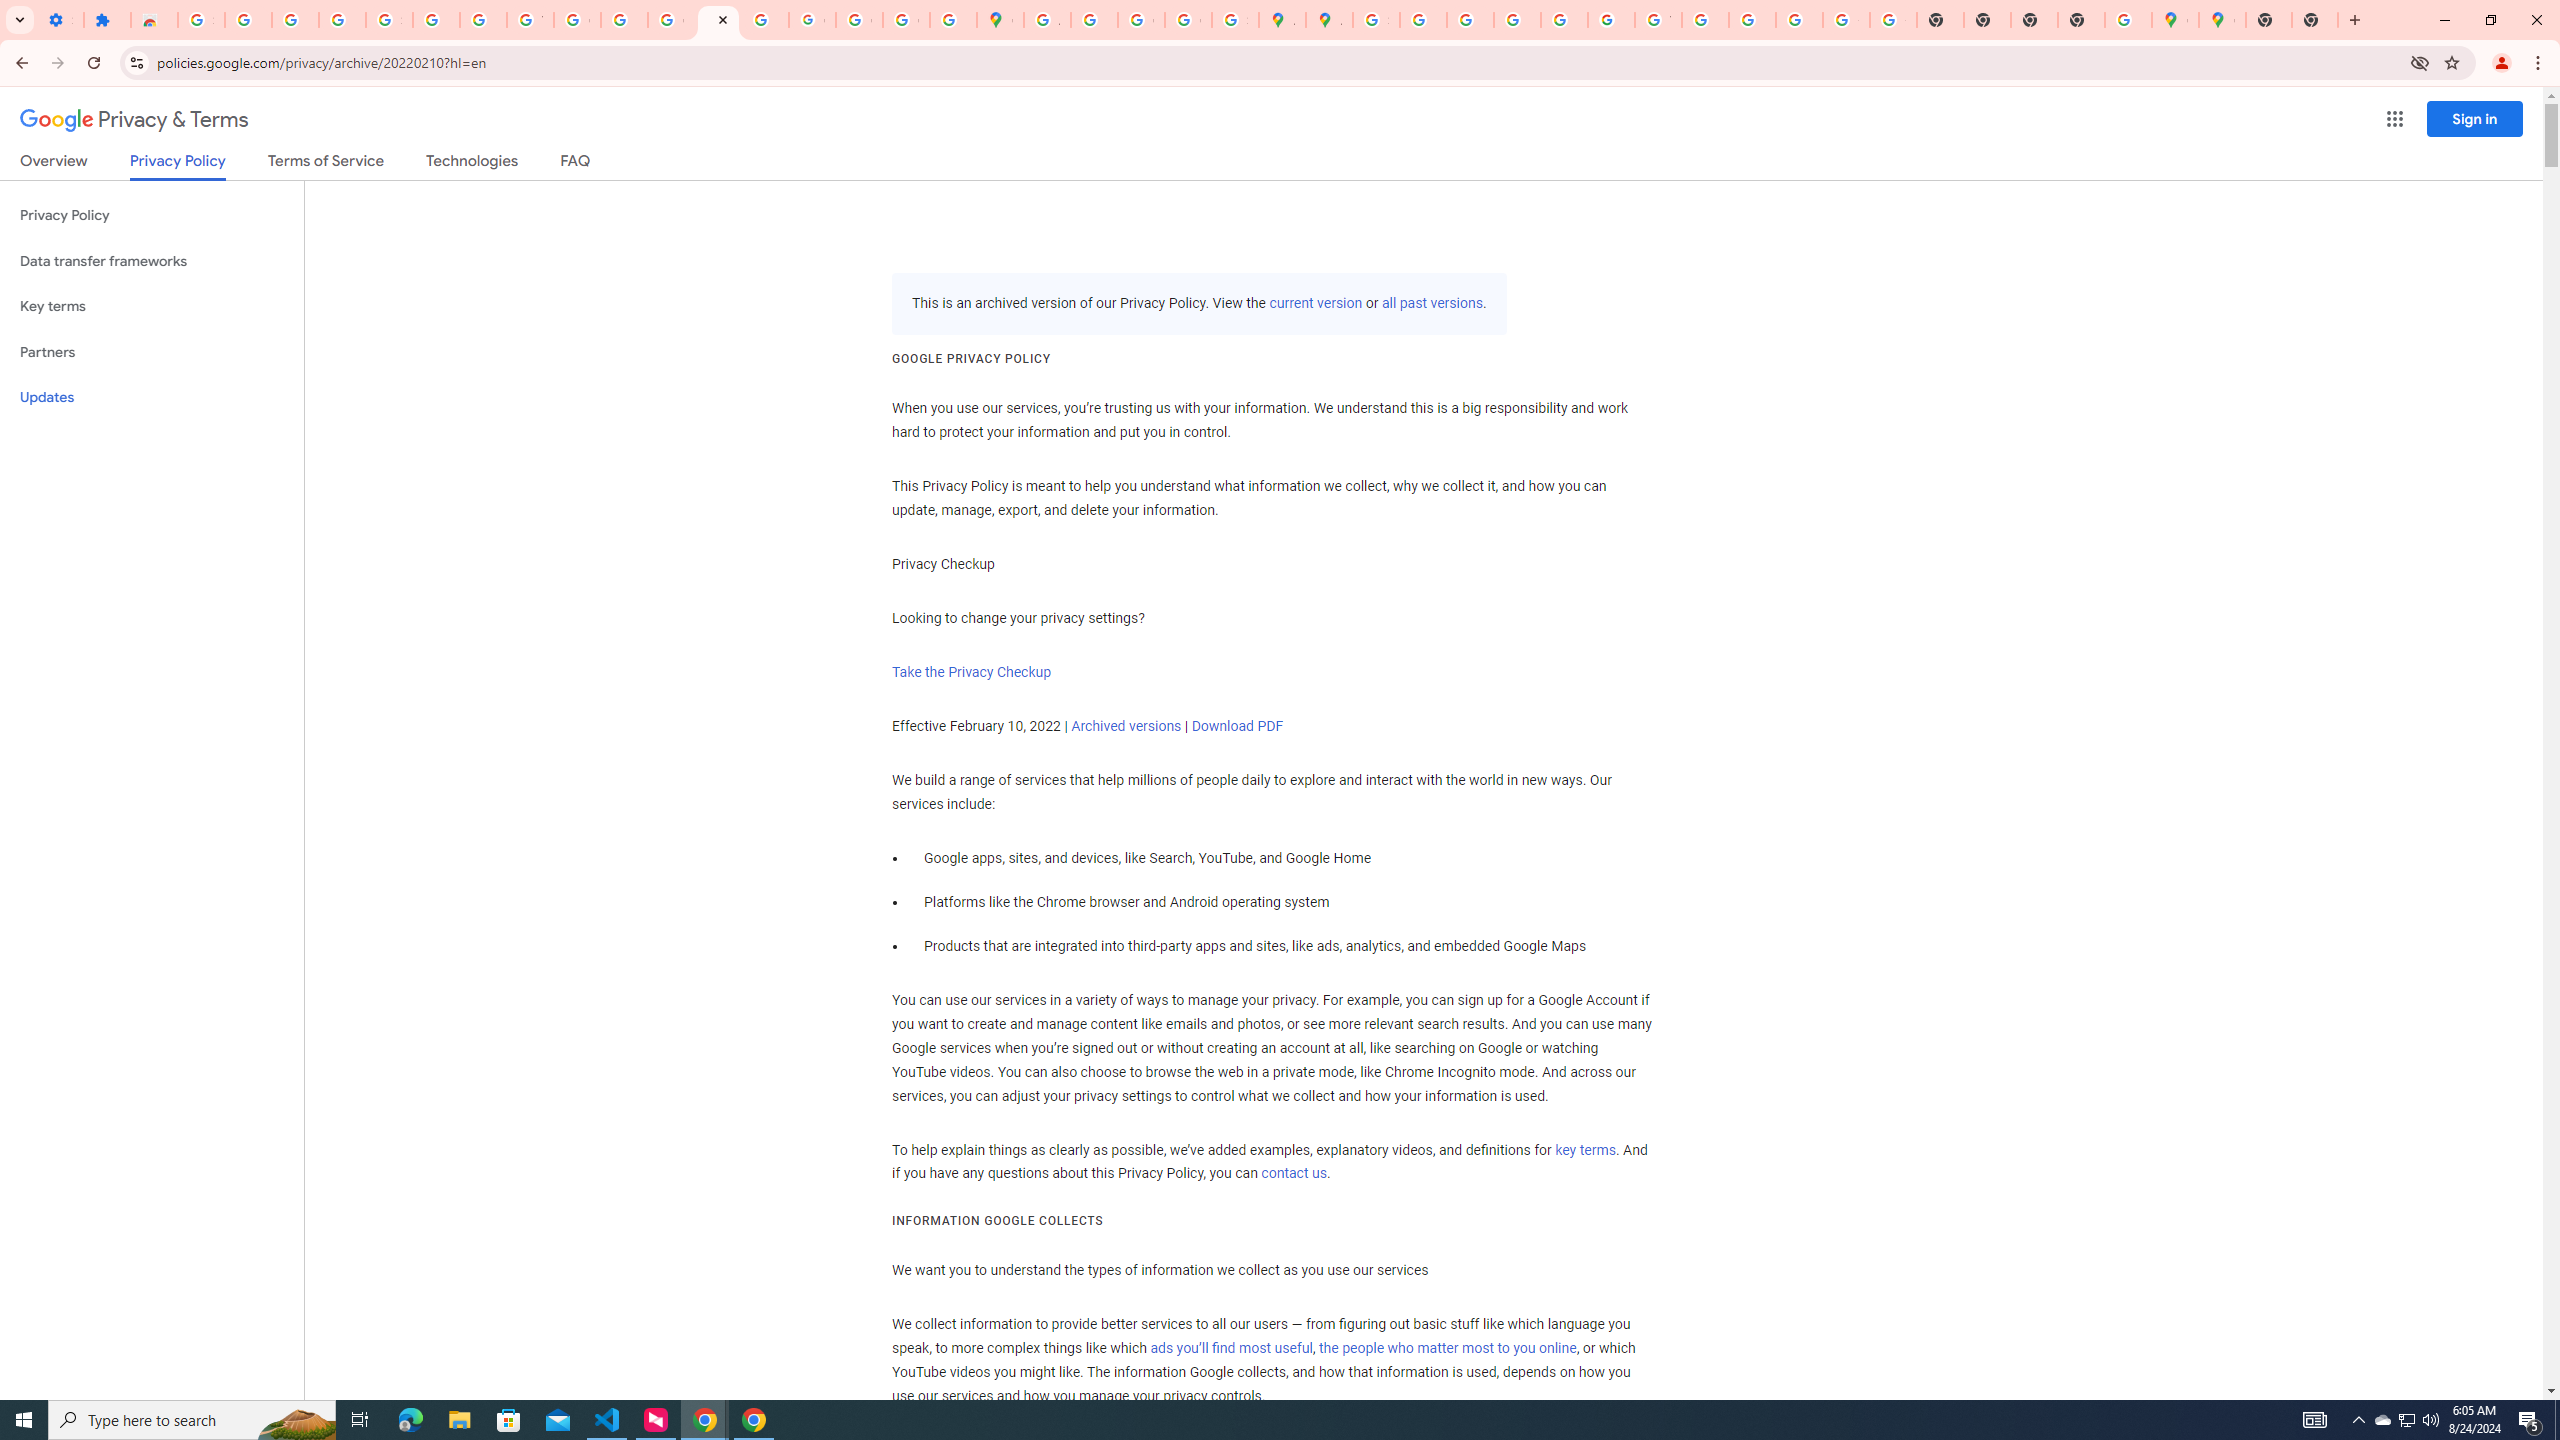 The image size is (2560, 1440). Describe the element at coordinates (1293, 1173) in the screenshot. I see `'contact us'` at that location.